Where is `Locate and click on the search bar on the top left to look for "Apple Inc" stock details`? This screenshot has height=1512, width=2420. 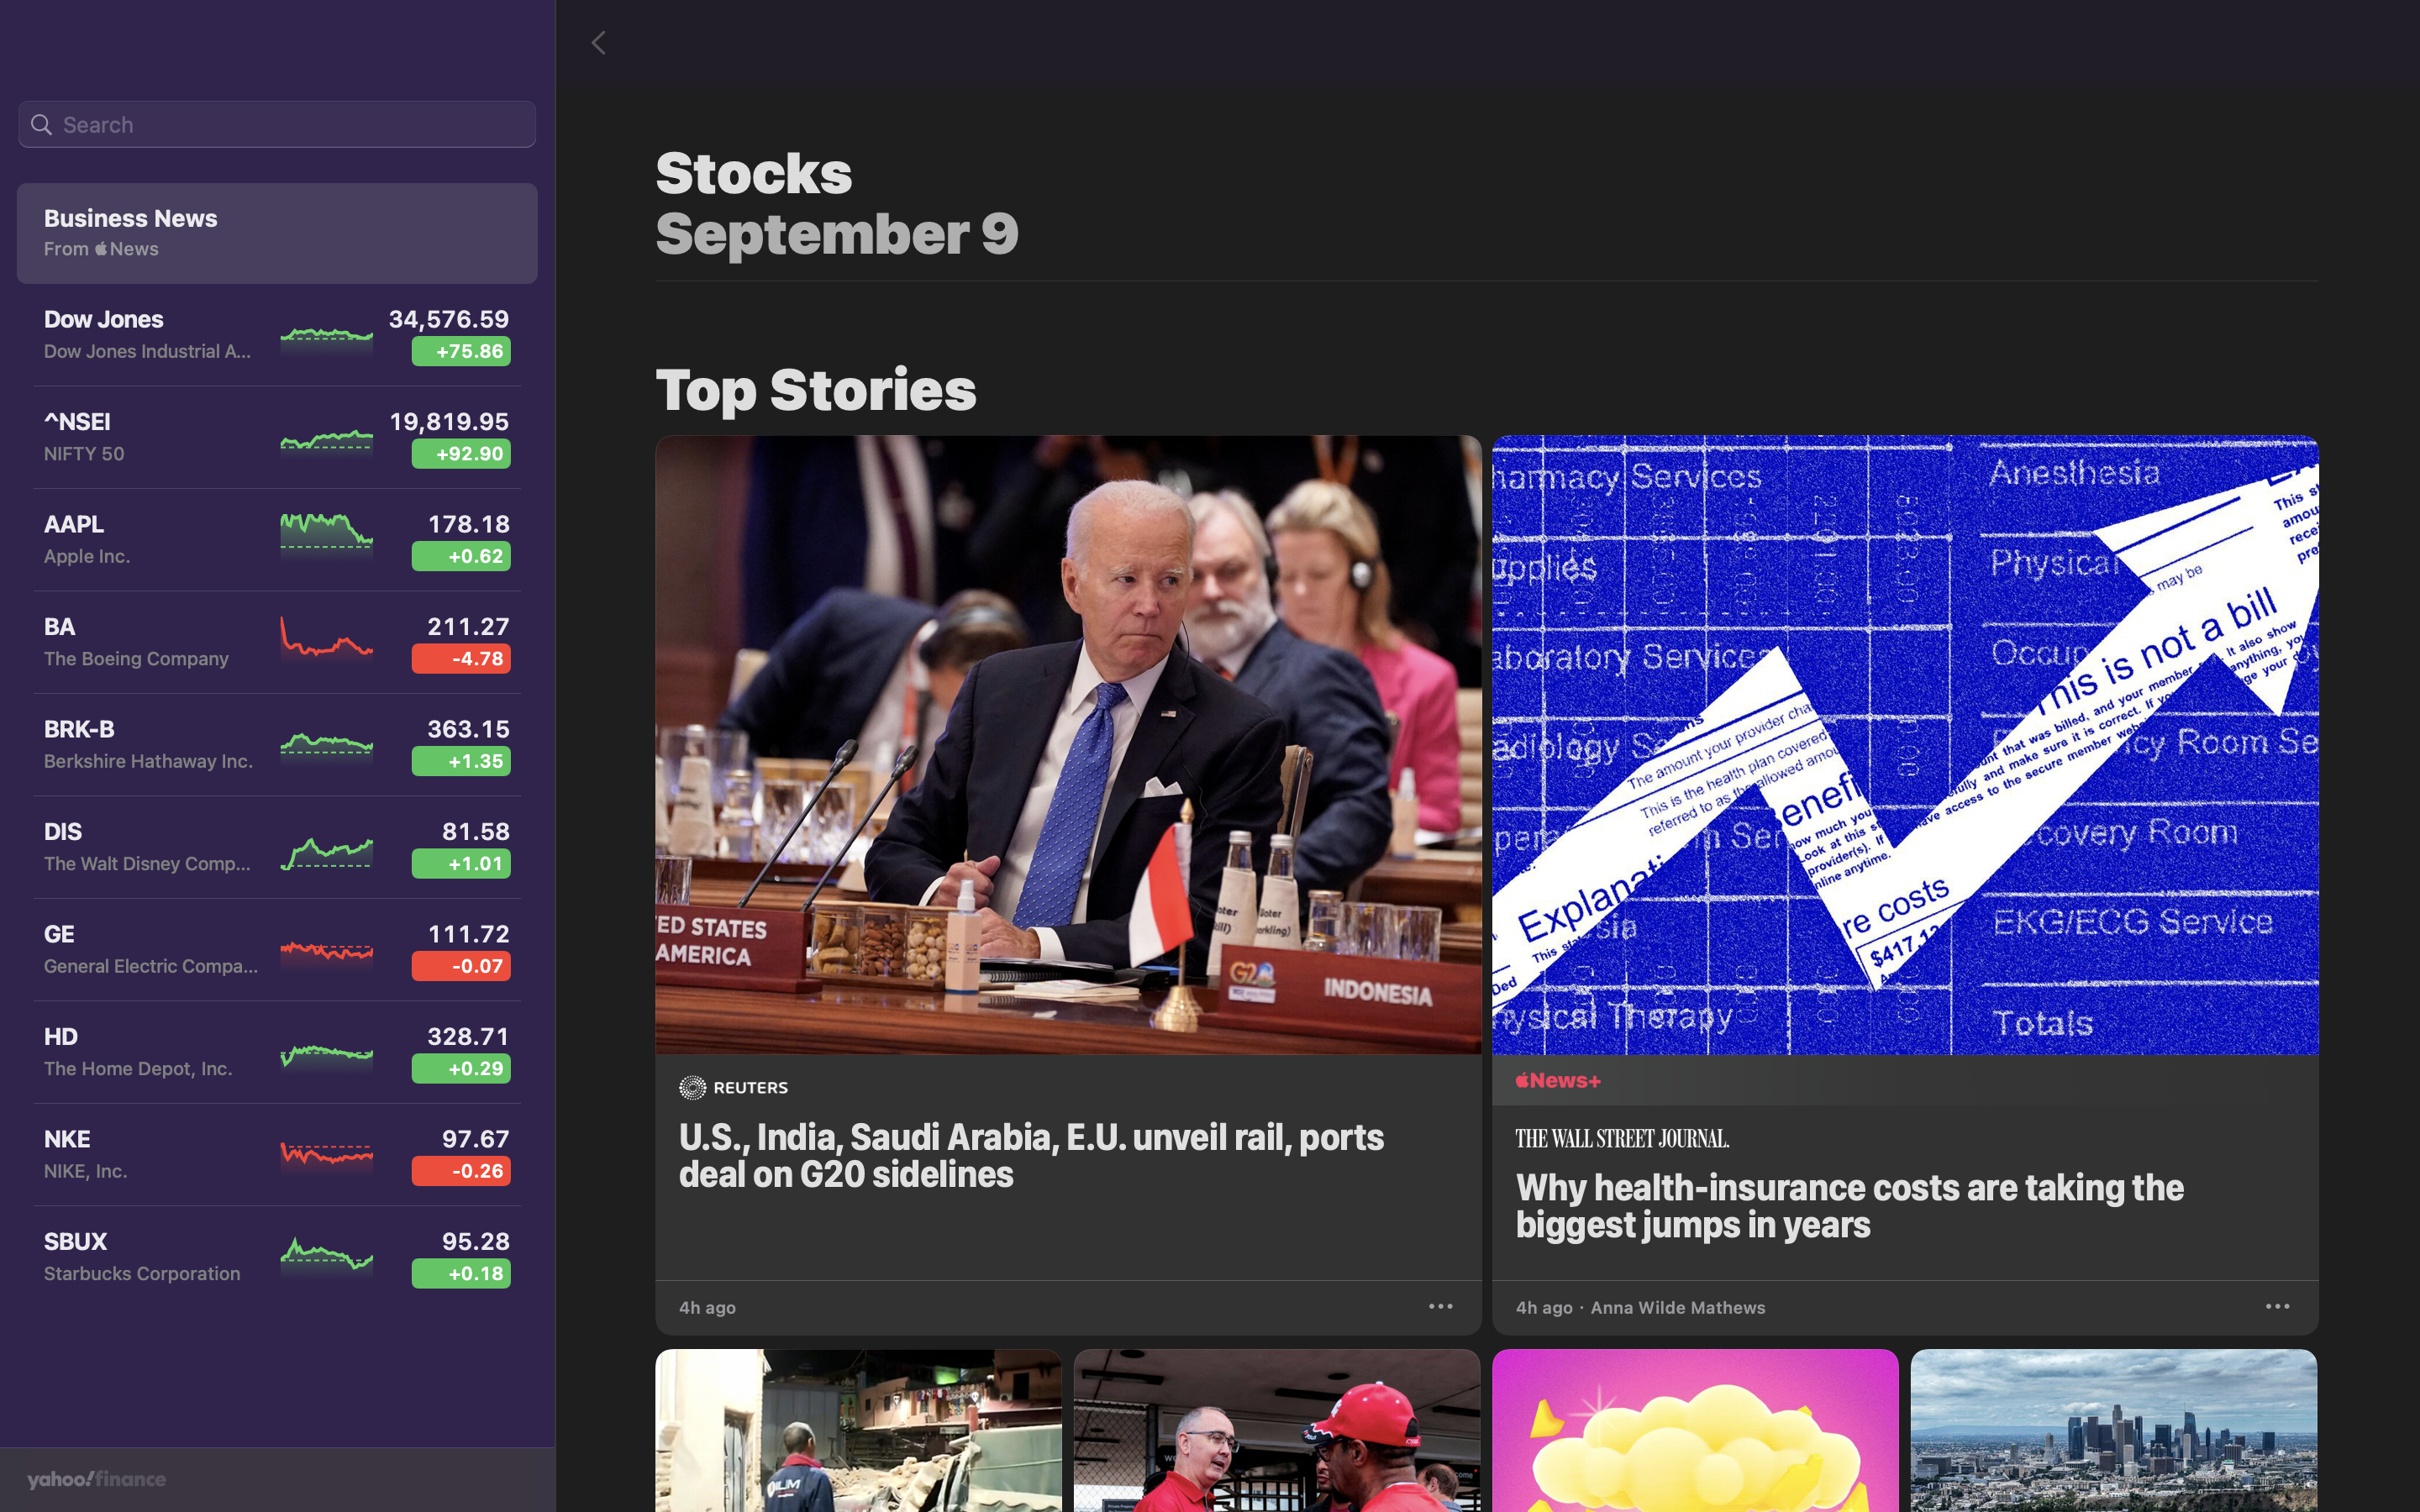 Locate and click on the search bar on the top left to look for "Apple Inc" stock details is located at coordinates (276, 125).